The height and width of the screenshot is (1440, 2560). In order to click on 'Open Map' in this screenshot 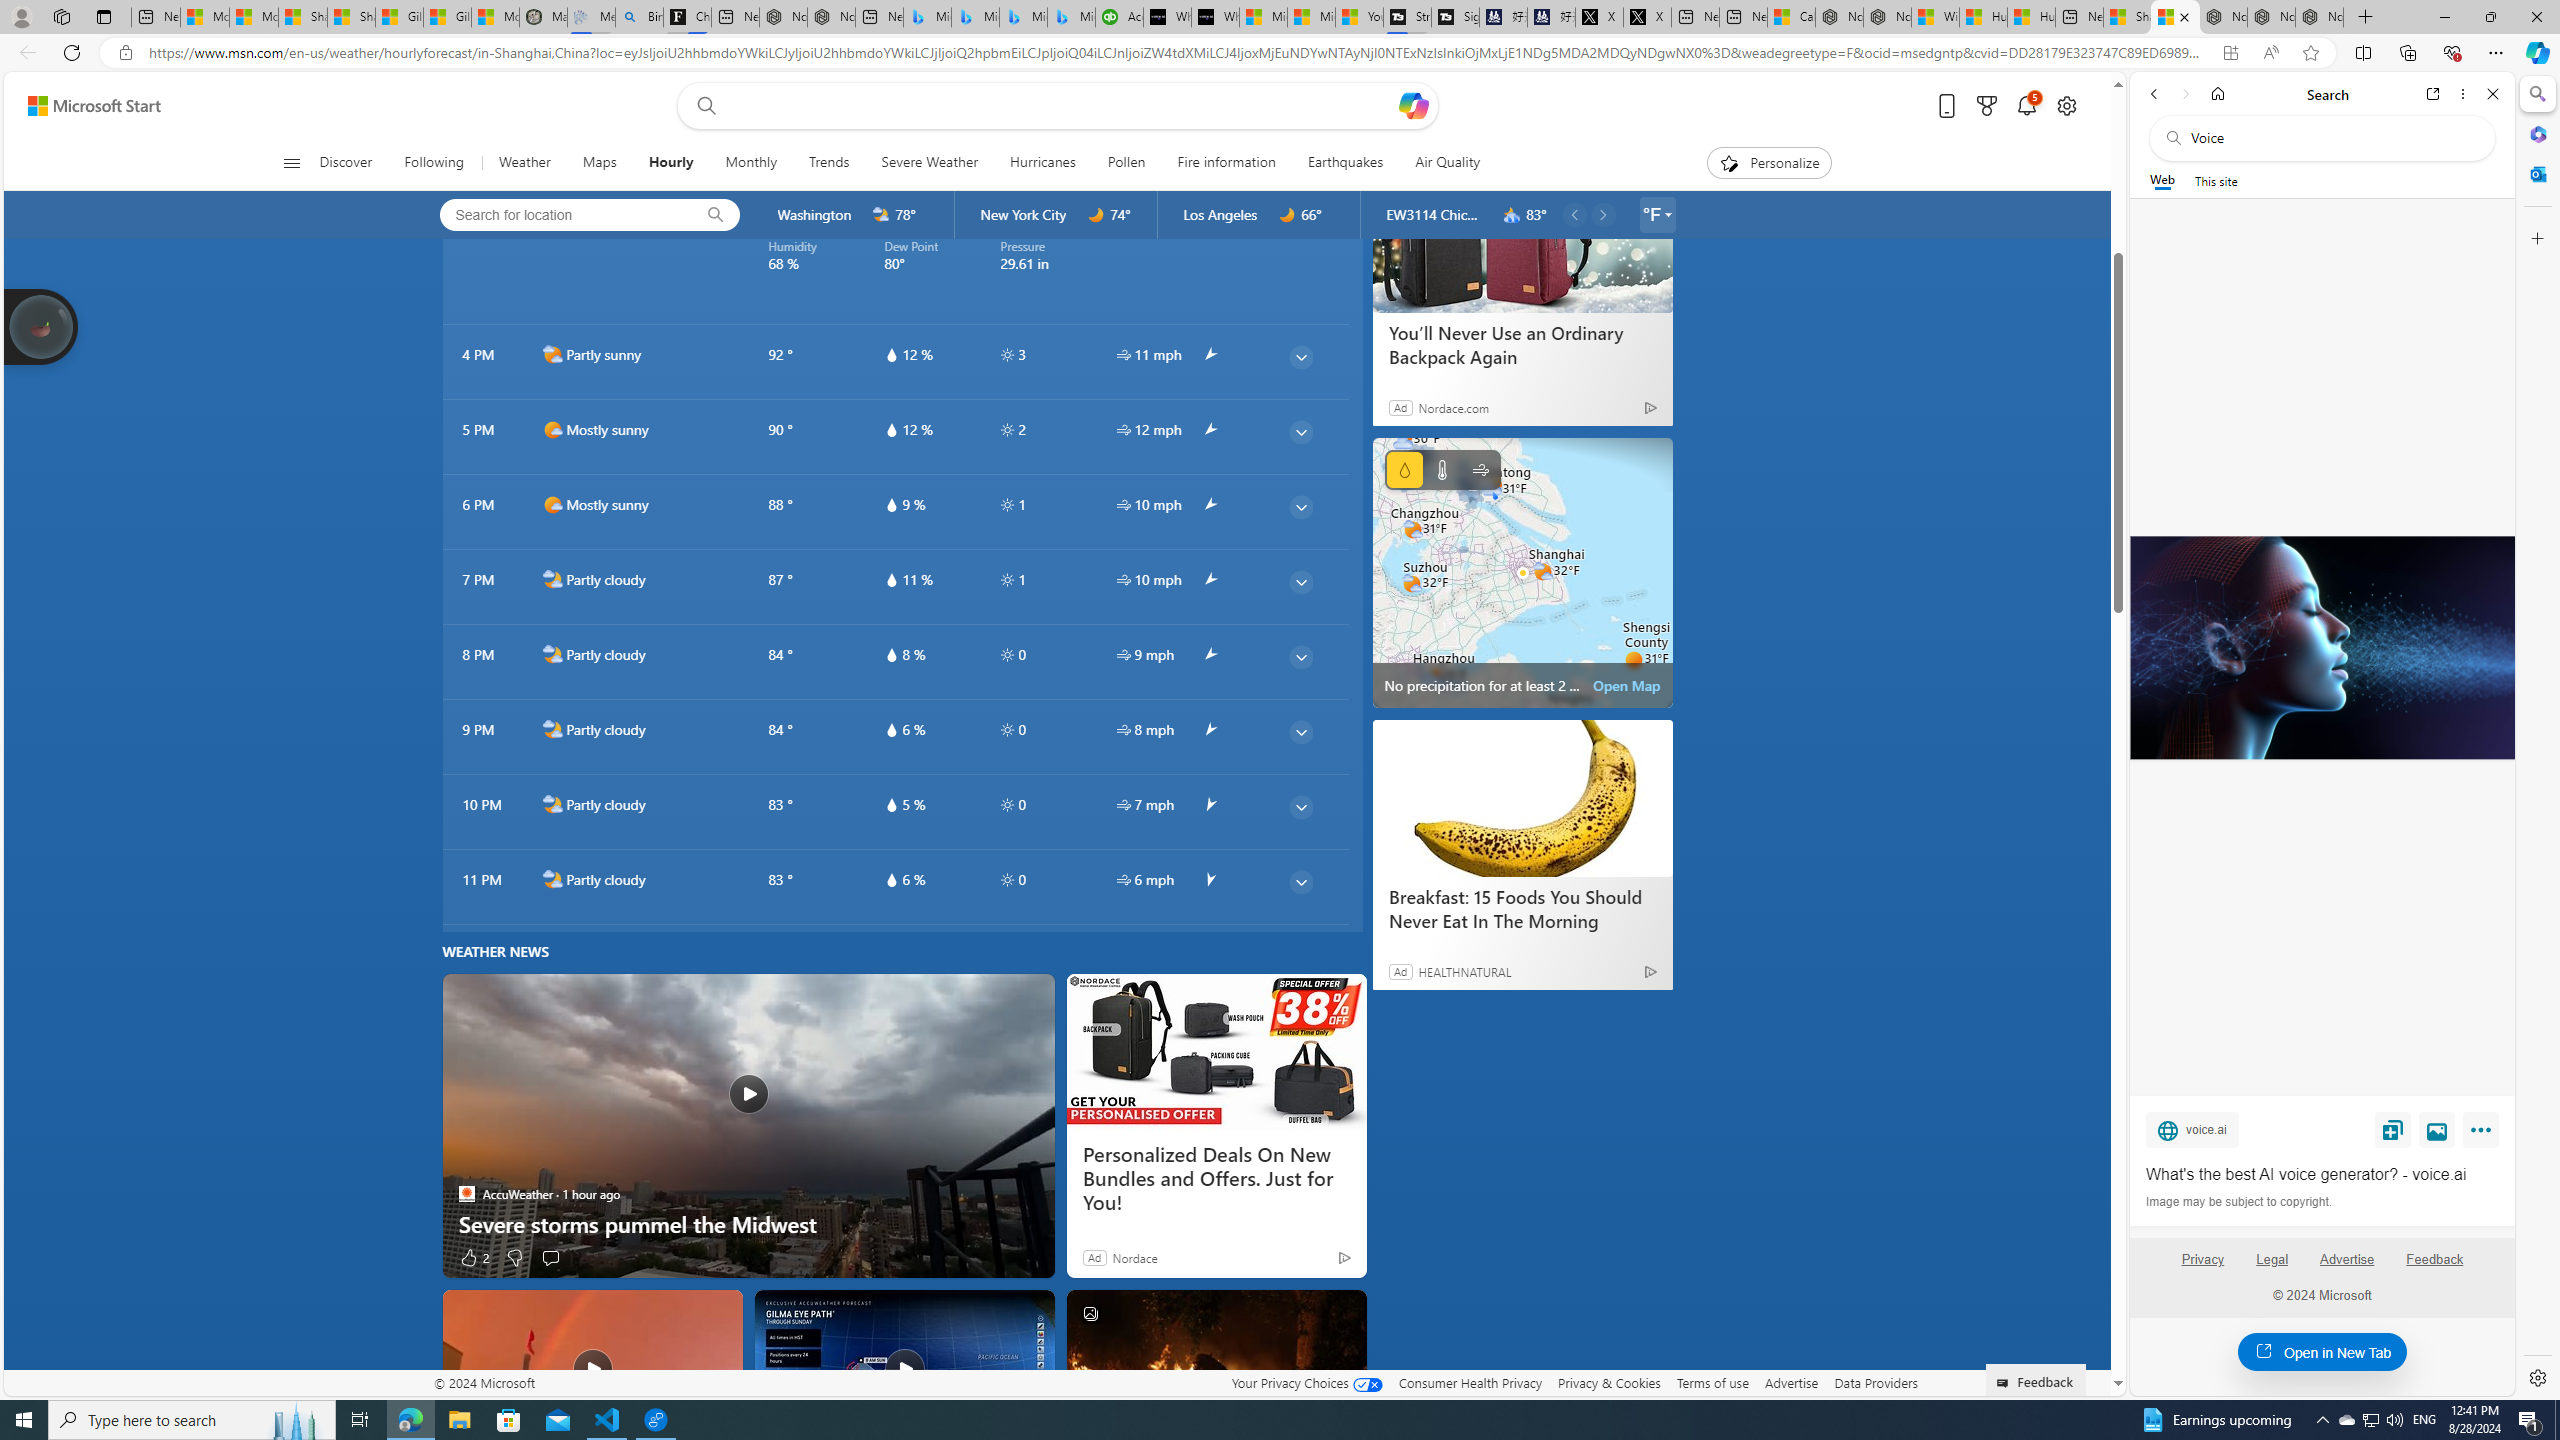, I will do `click(1626, 685)`.